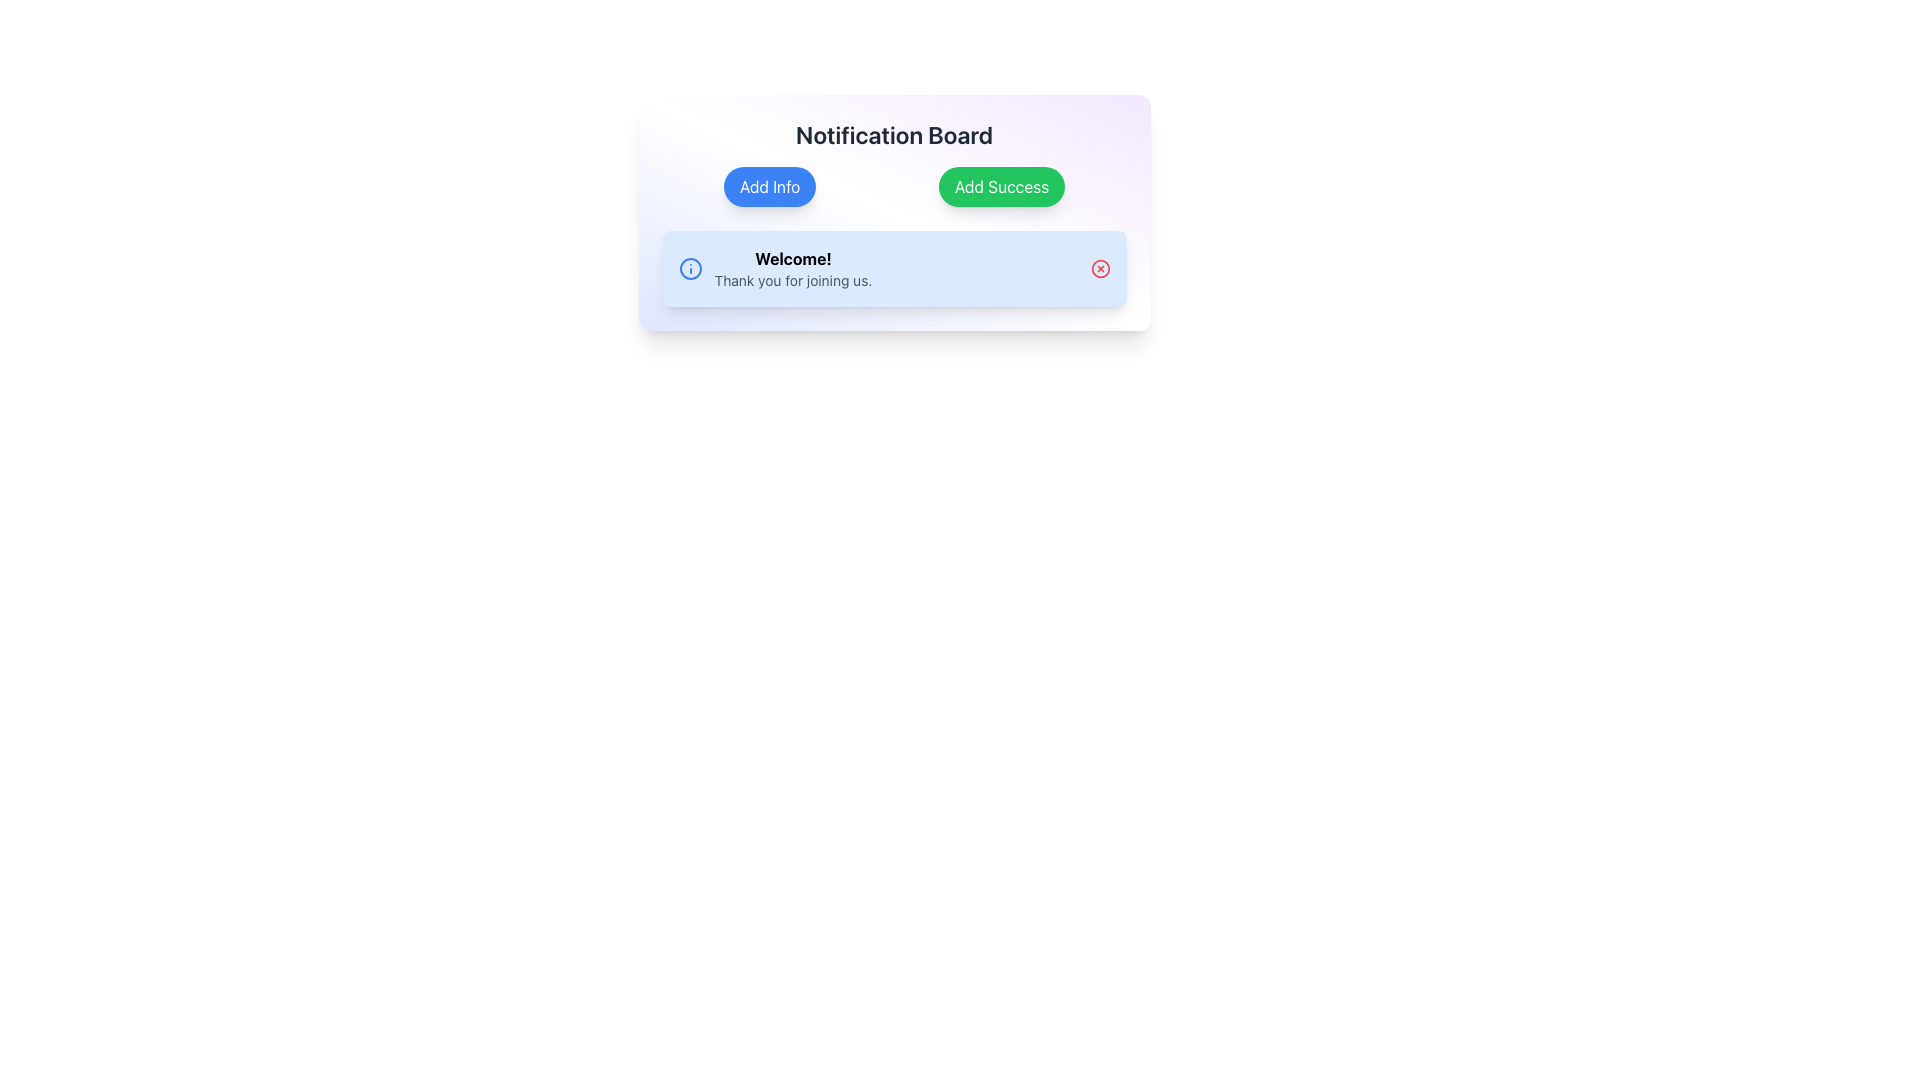  Describe the element at coordinates (1099, 268) in the screenshot. I see `the close button located in the bottom-right corner of the notification card containing the text 'Welcome! Thank you for joining us.'` at that location.